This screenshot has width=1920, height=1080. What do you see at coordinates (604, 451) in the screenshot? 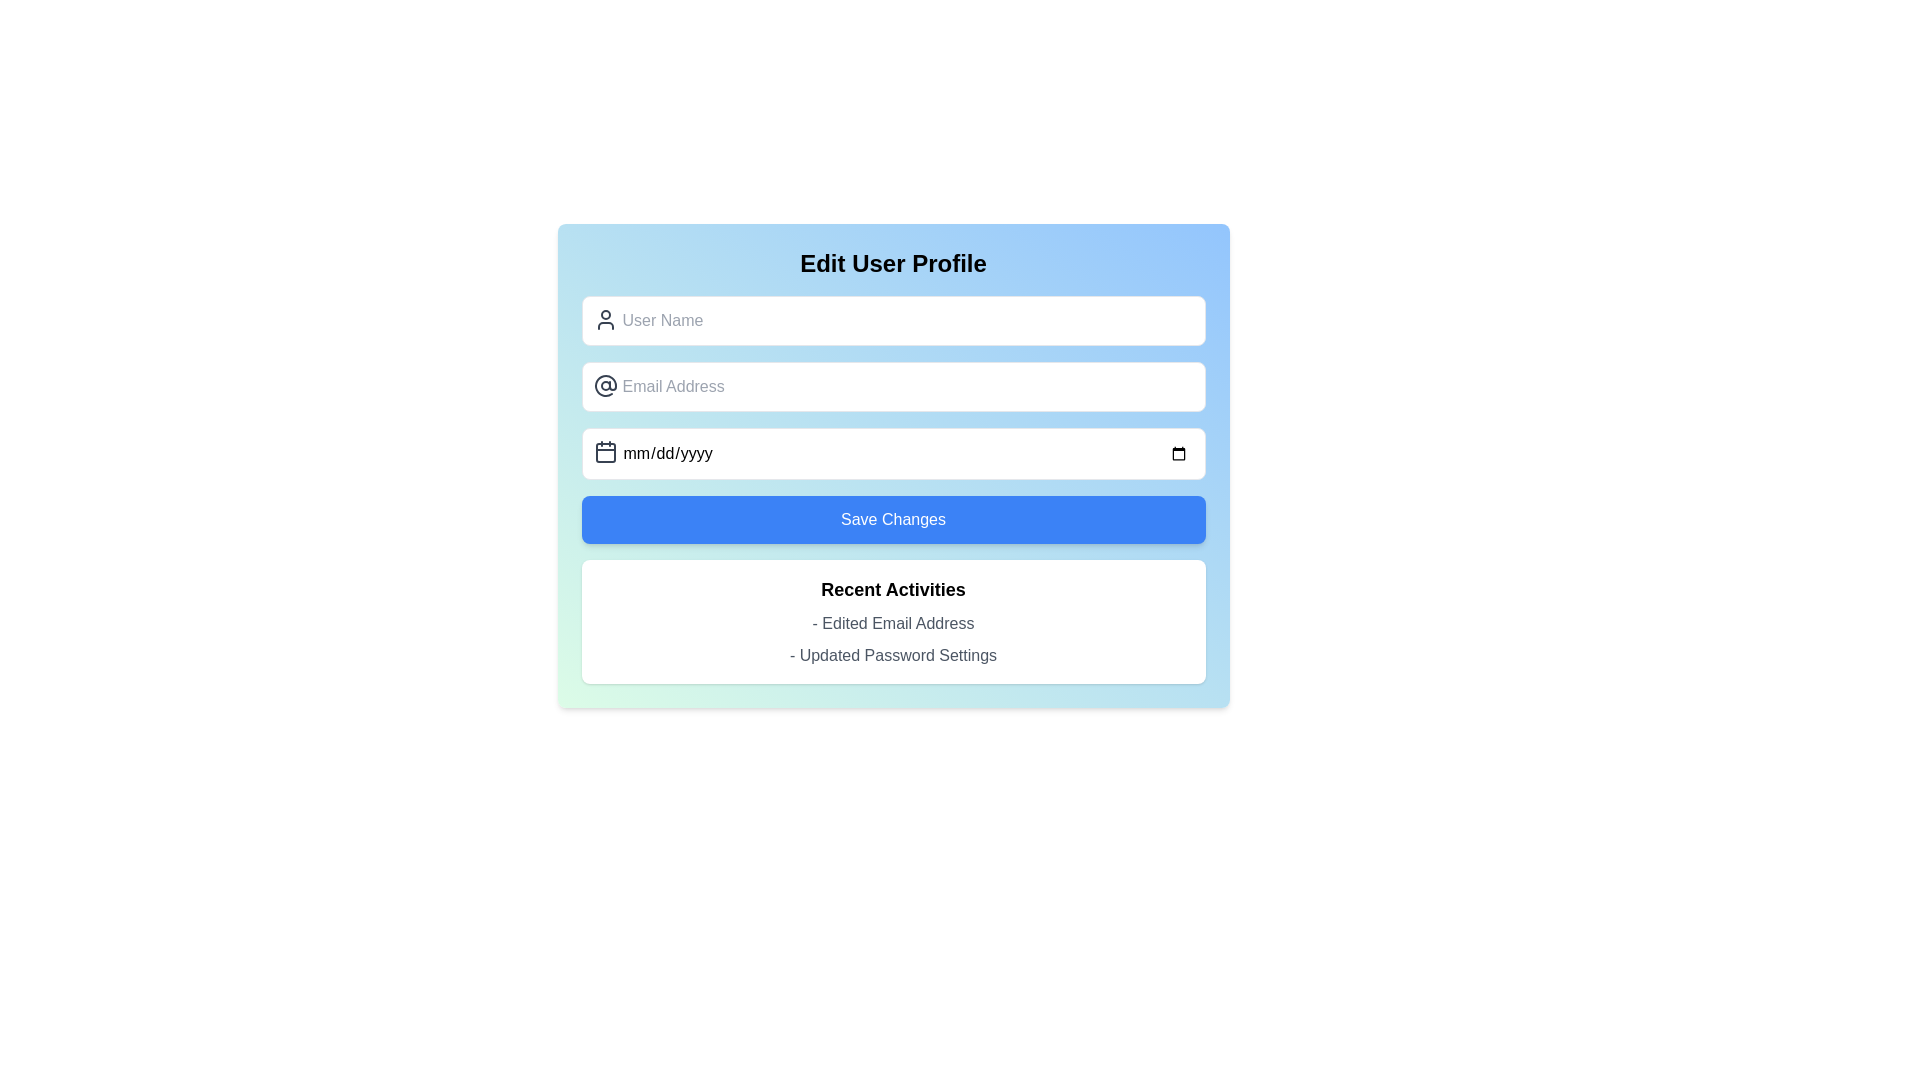
I see `the calendar icon, which serves as a visual indicator for the date input field in the user profile editing form` at bounding box center [604, 451].